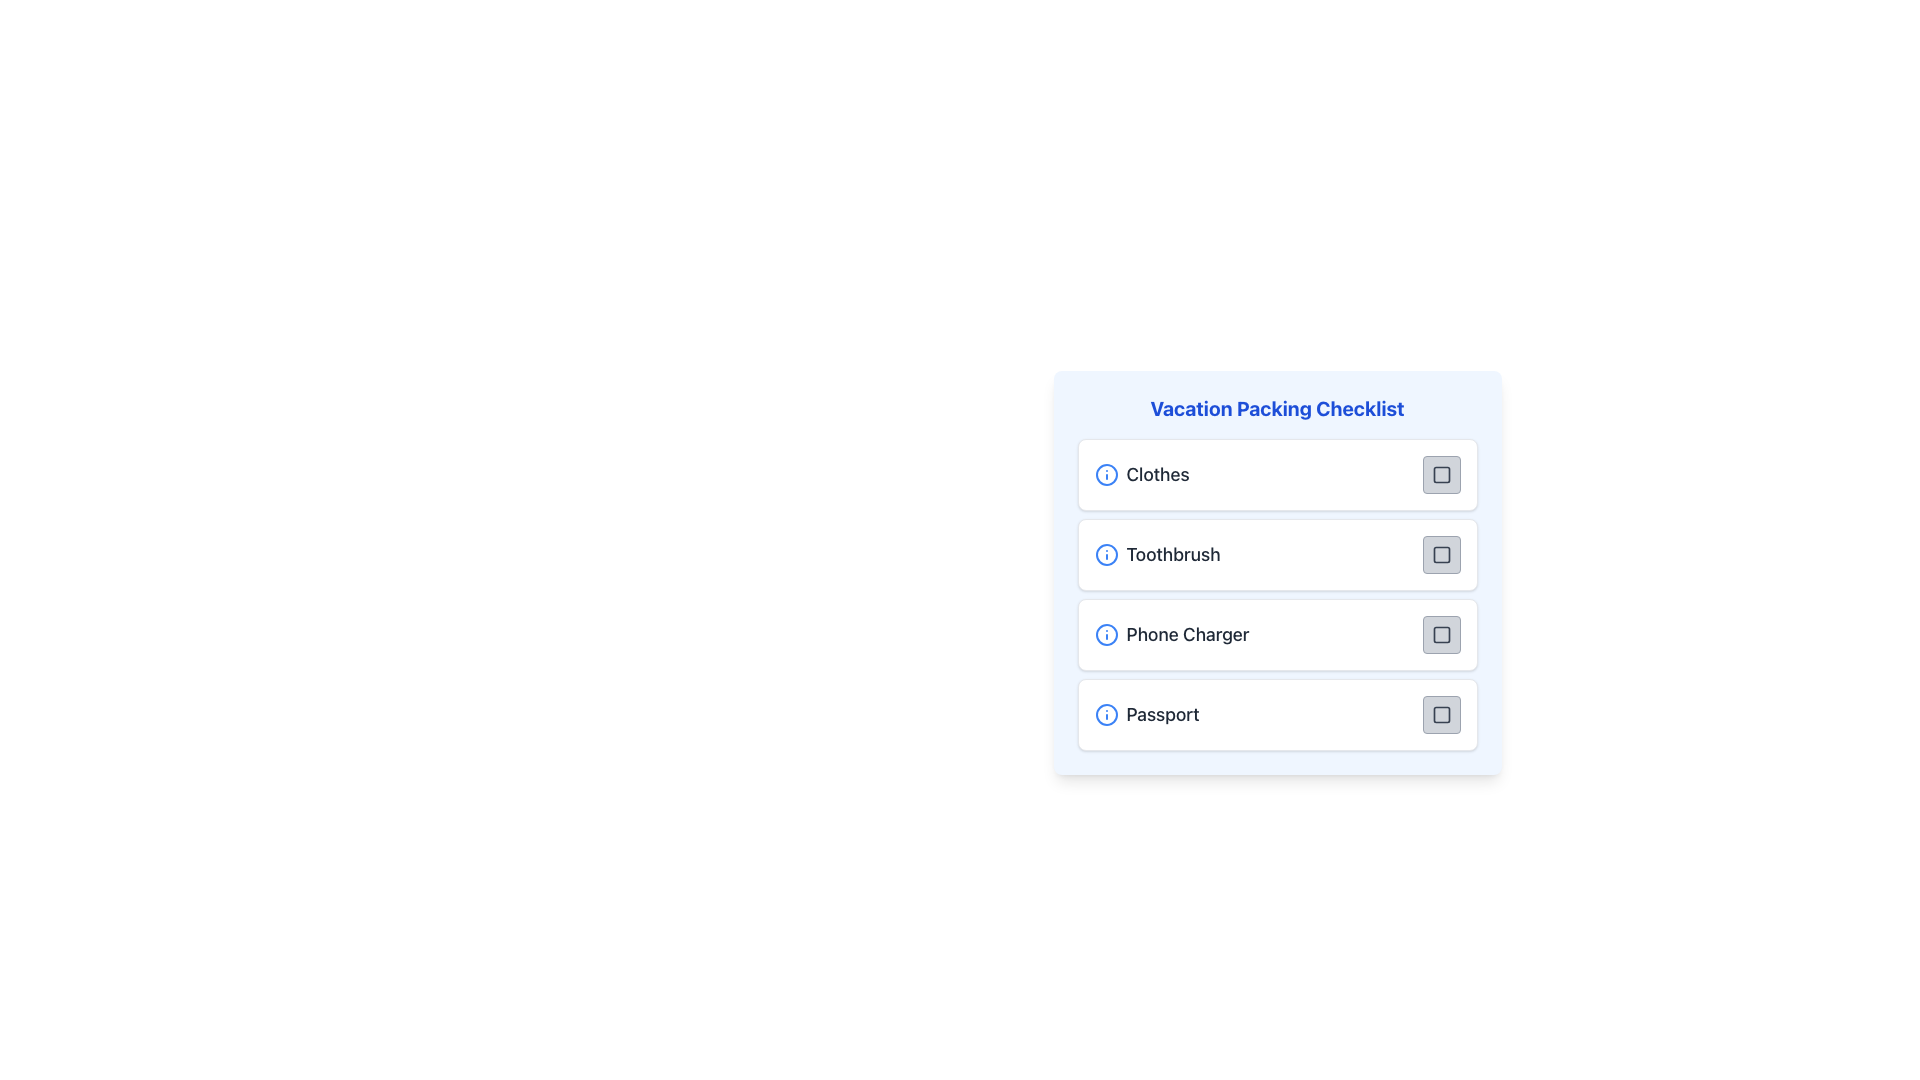  Describe the element at coordinates (1441, 713) in the screenshot. I see `the Interactive Icon that serves as a status indicator next to the 'Passport' item in the checklist` at that location.